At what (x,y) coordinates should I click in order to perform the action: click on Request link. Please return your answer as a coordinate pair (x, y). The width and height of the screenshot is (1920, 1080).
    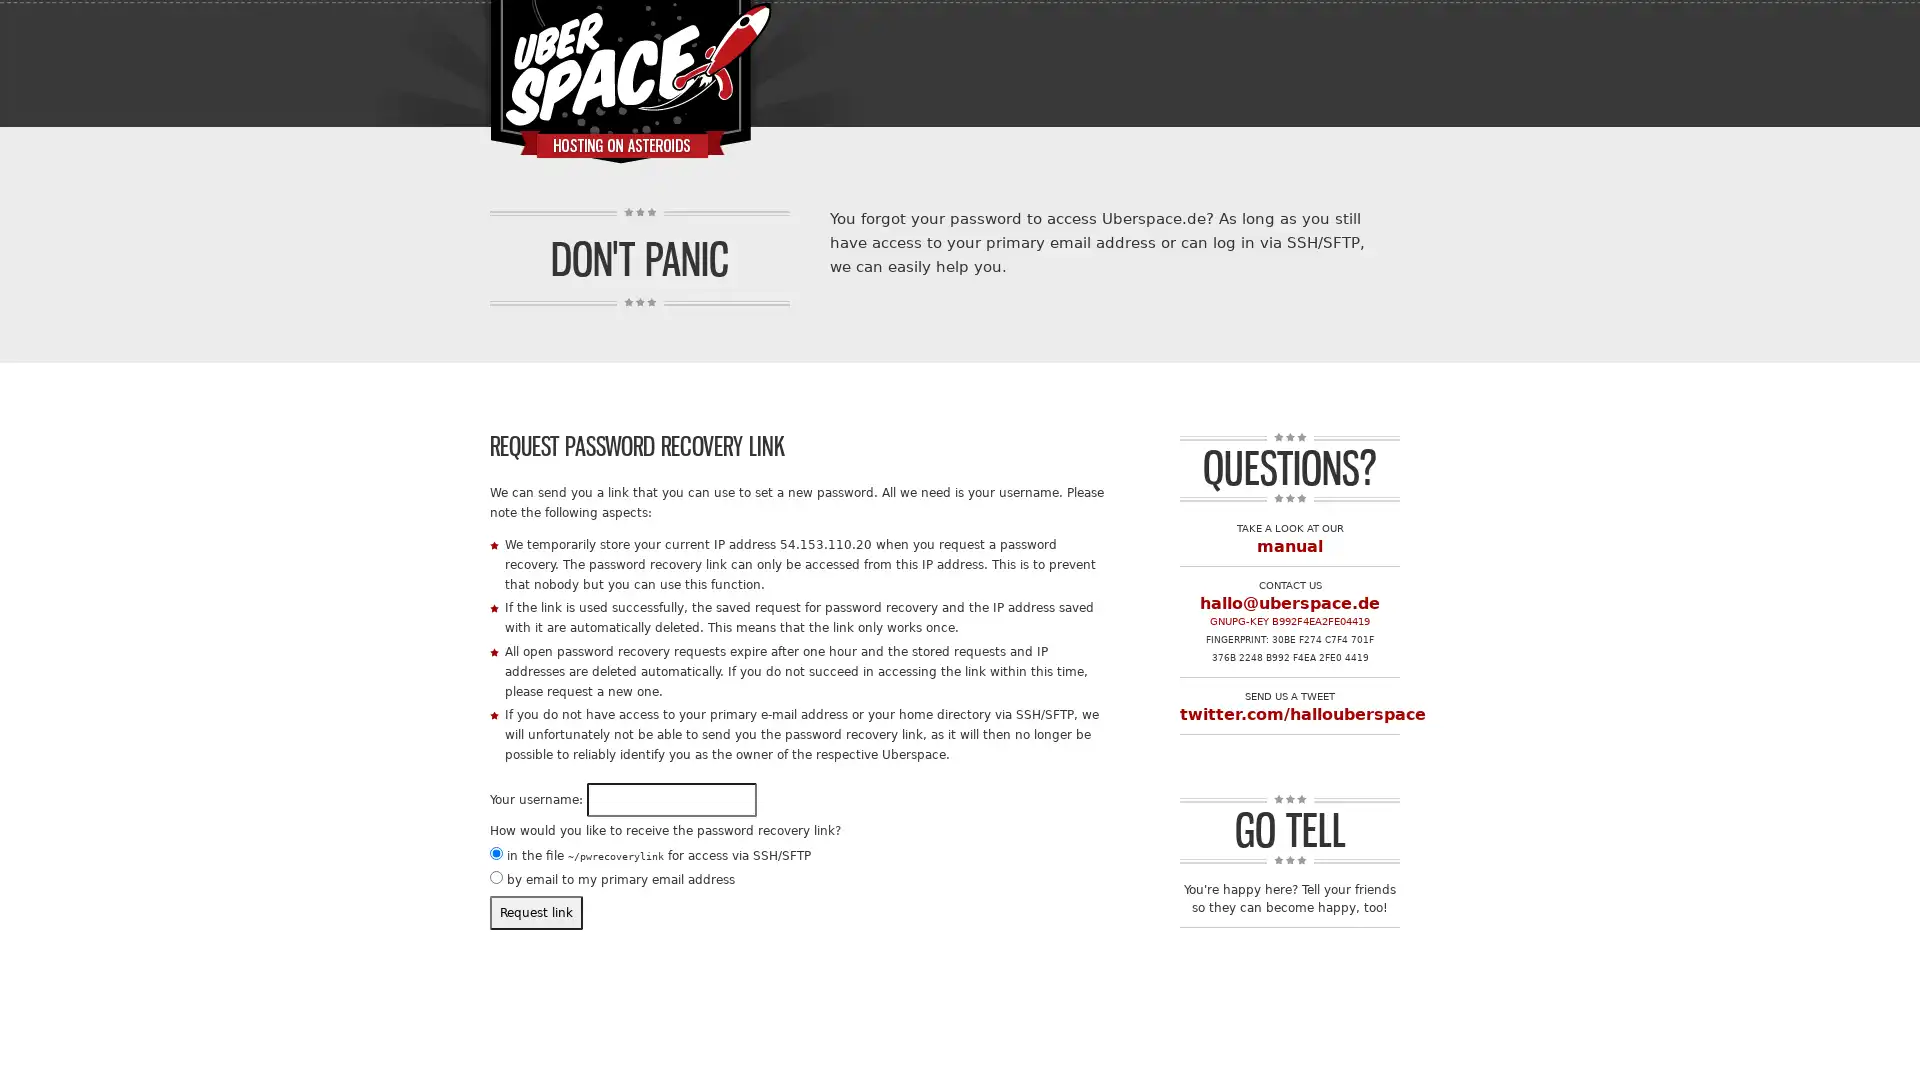
    Looking at the image, I should click on (536, 913).